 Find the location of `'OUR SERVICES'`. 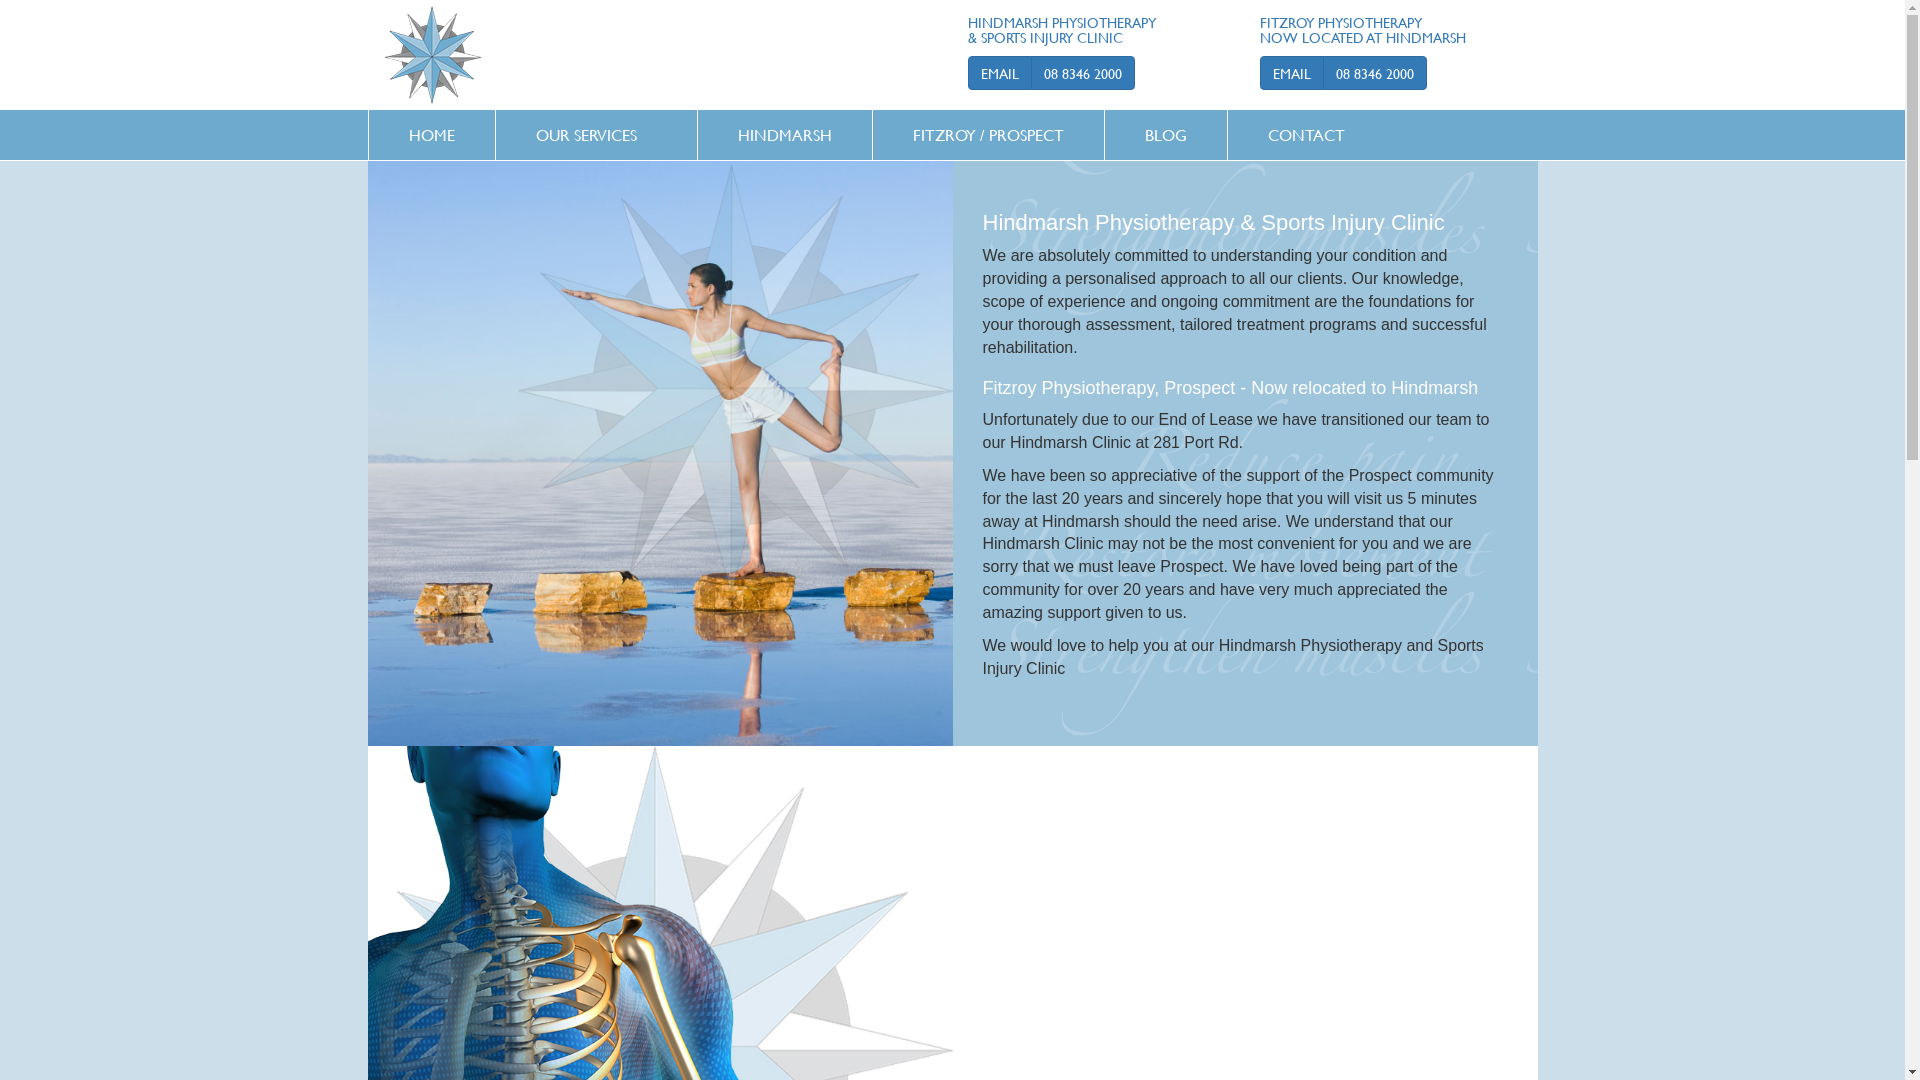

'OUR SERVICES' is located at coordinates (585, 135).